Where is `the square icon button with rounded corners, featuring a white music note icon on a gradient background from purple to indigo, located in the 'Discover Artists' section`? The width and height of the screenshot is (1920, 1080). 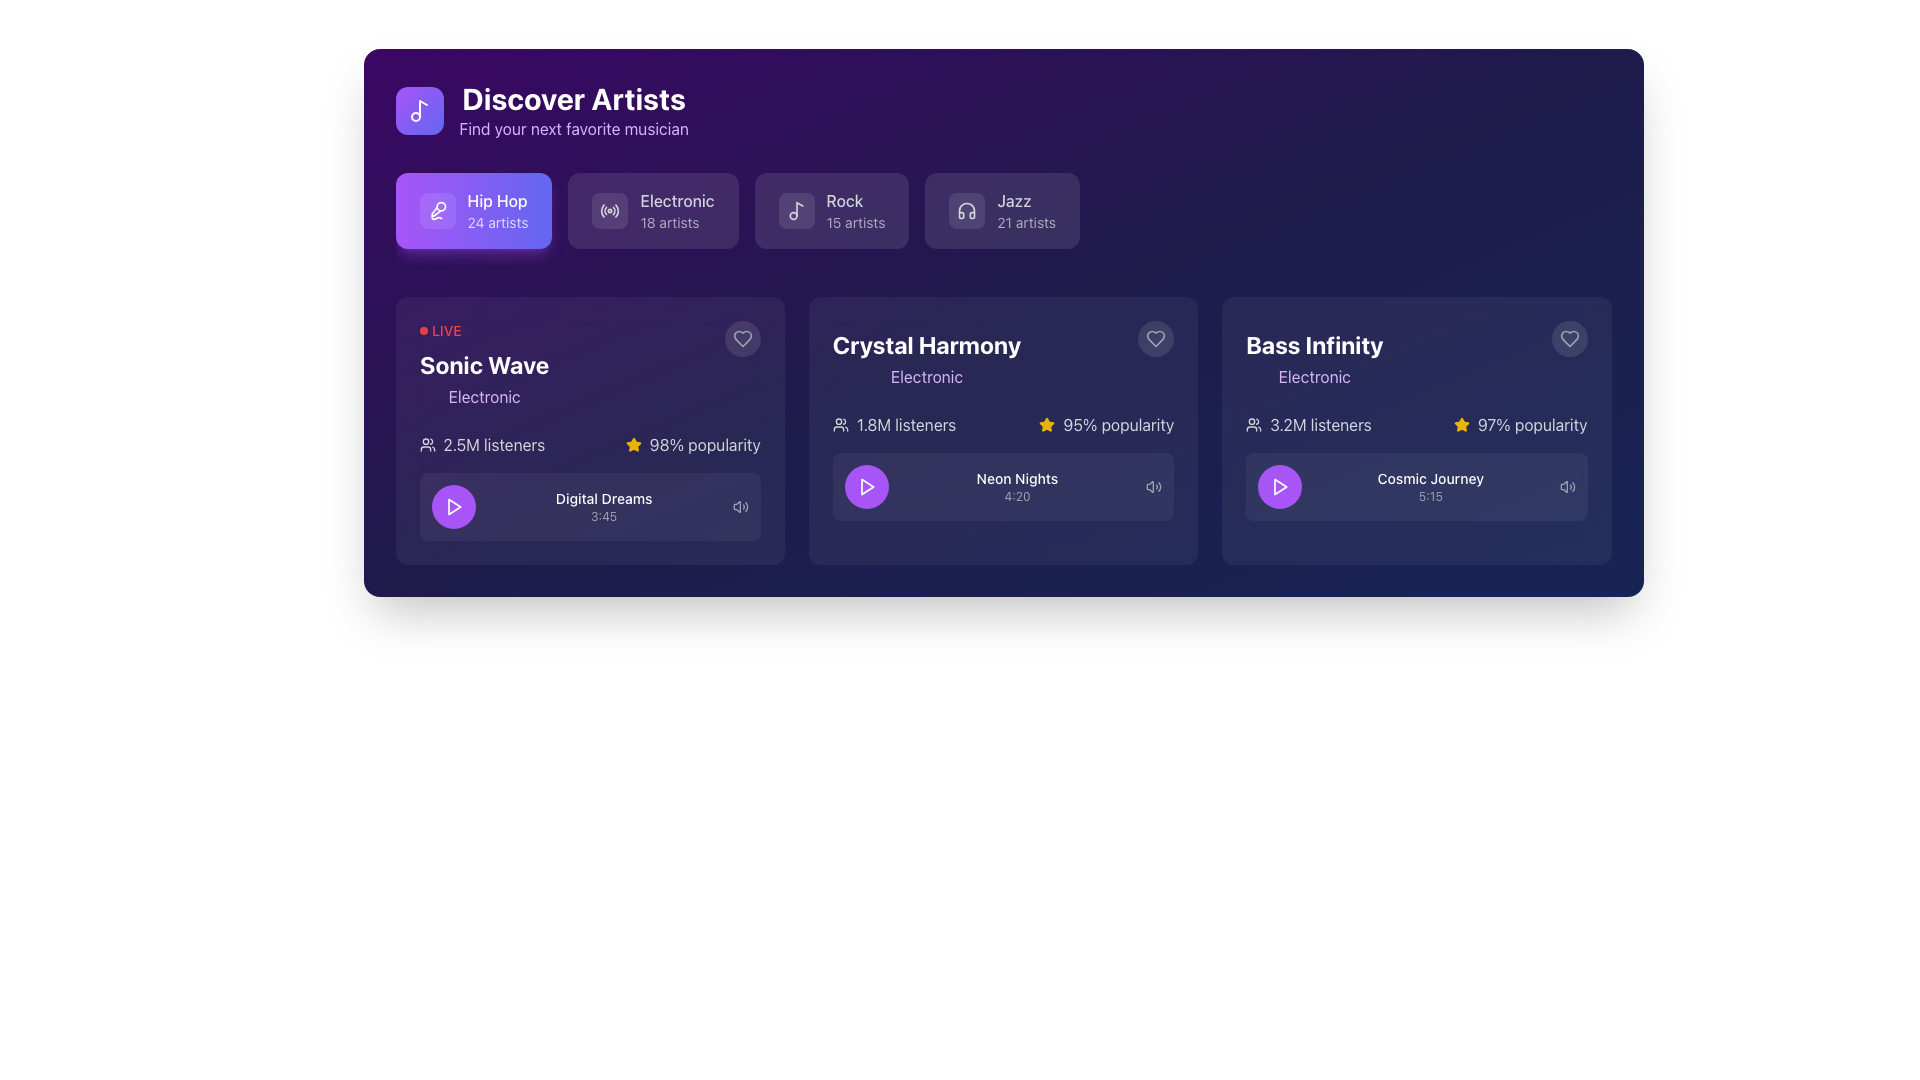
the square icon button with rounded corners, featuring a white music note icon on a gradient background from purple to indigo, located in the 'Discover Artists' section is located at coordinates (418, 111).